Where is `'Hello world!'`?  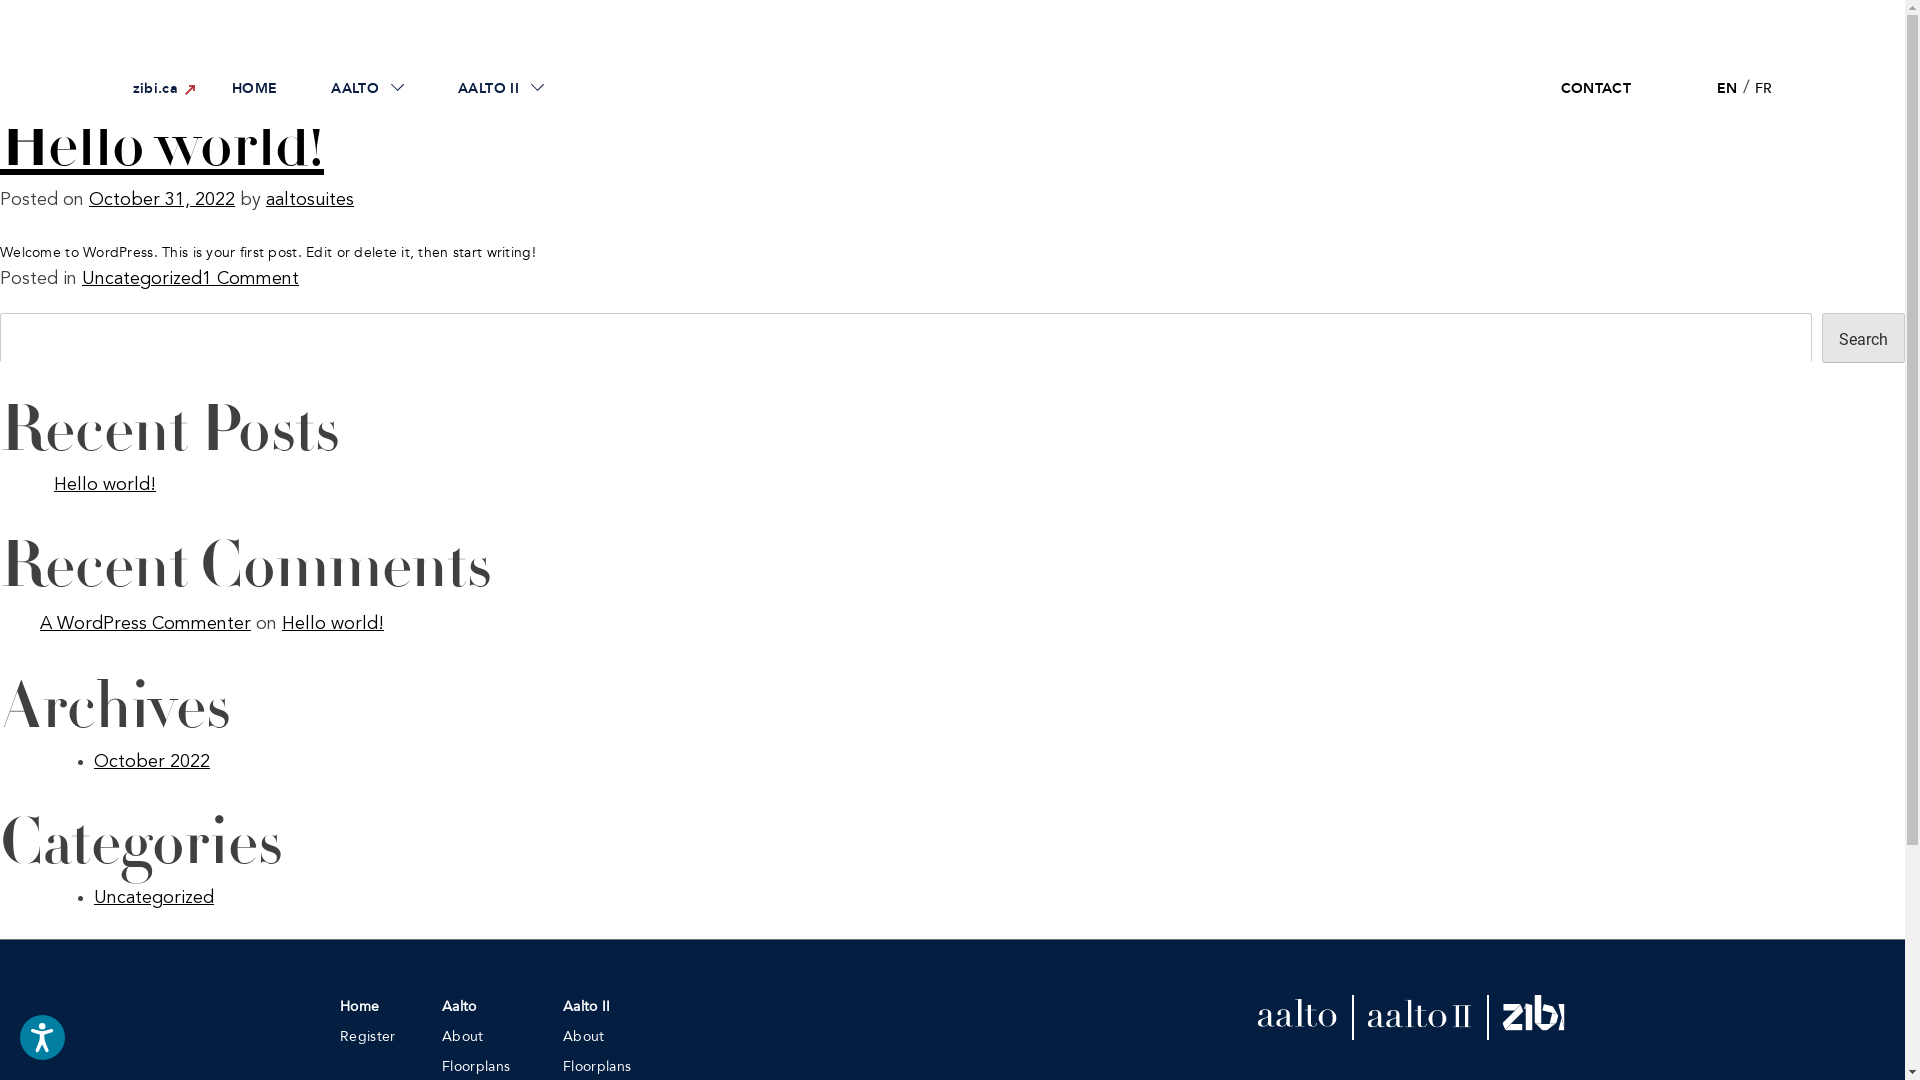 'Hello world!' is located at coordinates (162, 144).